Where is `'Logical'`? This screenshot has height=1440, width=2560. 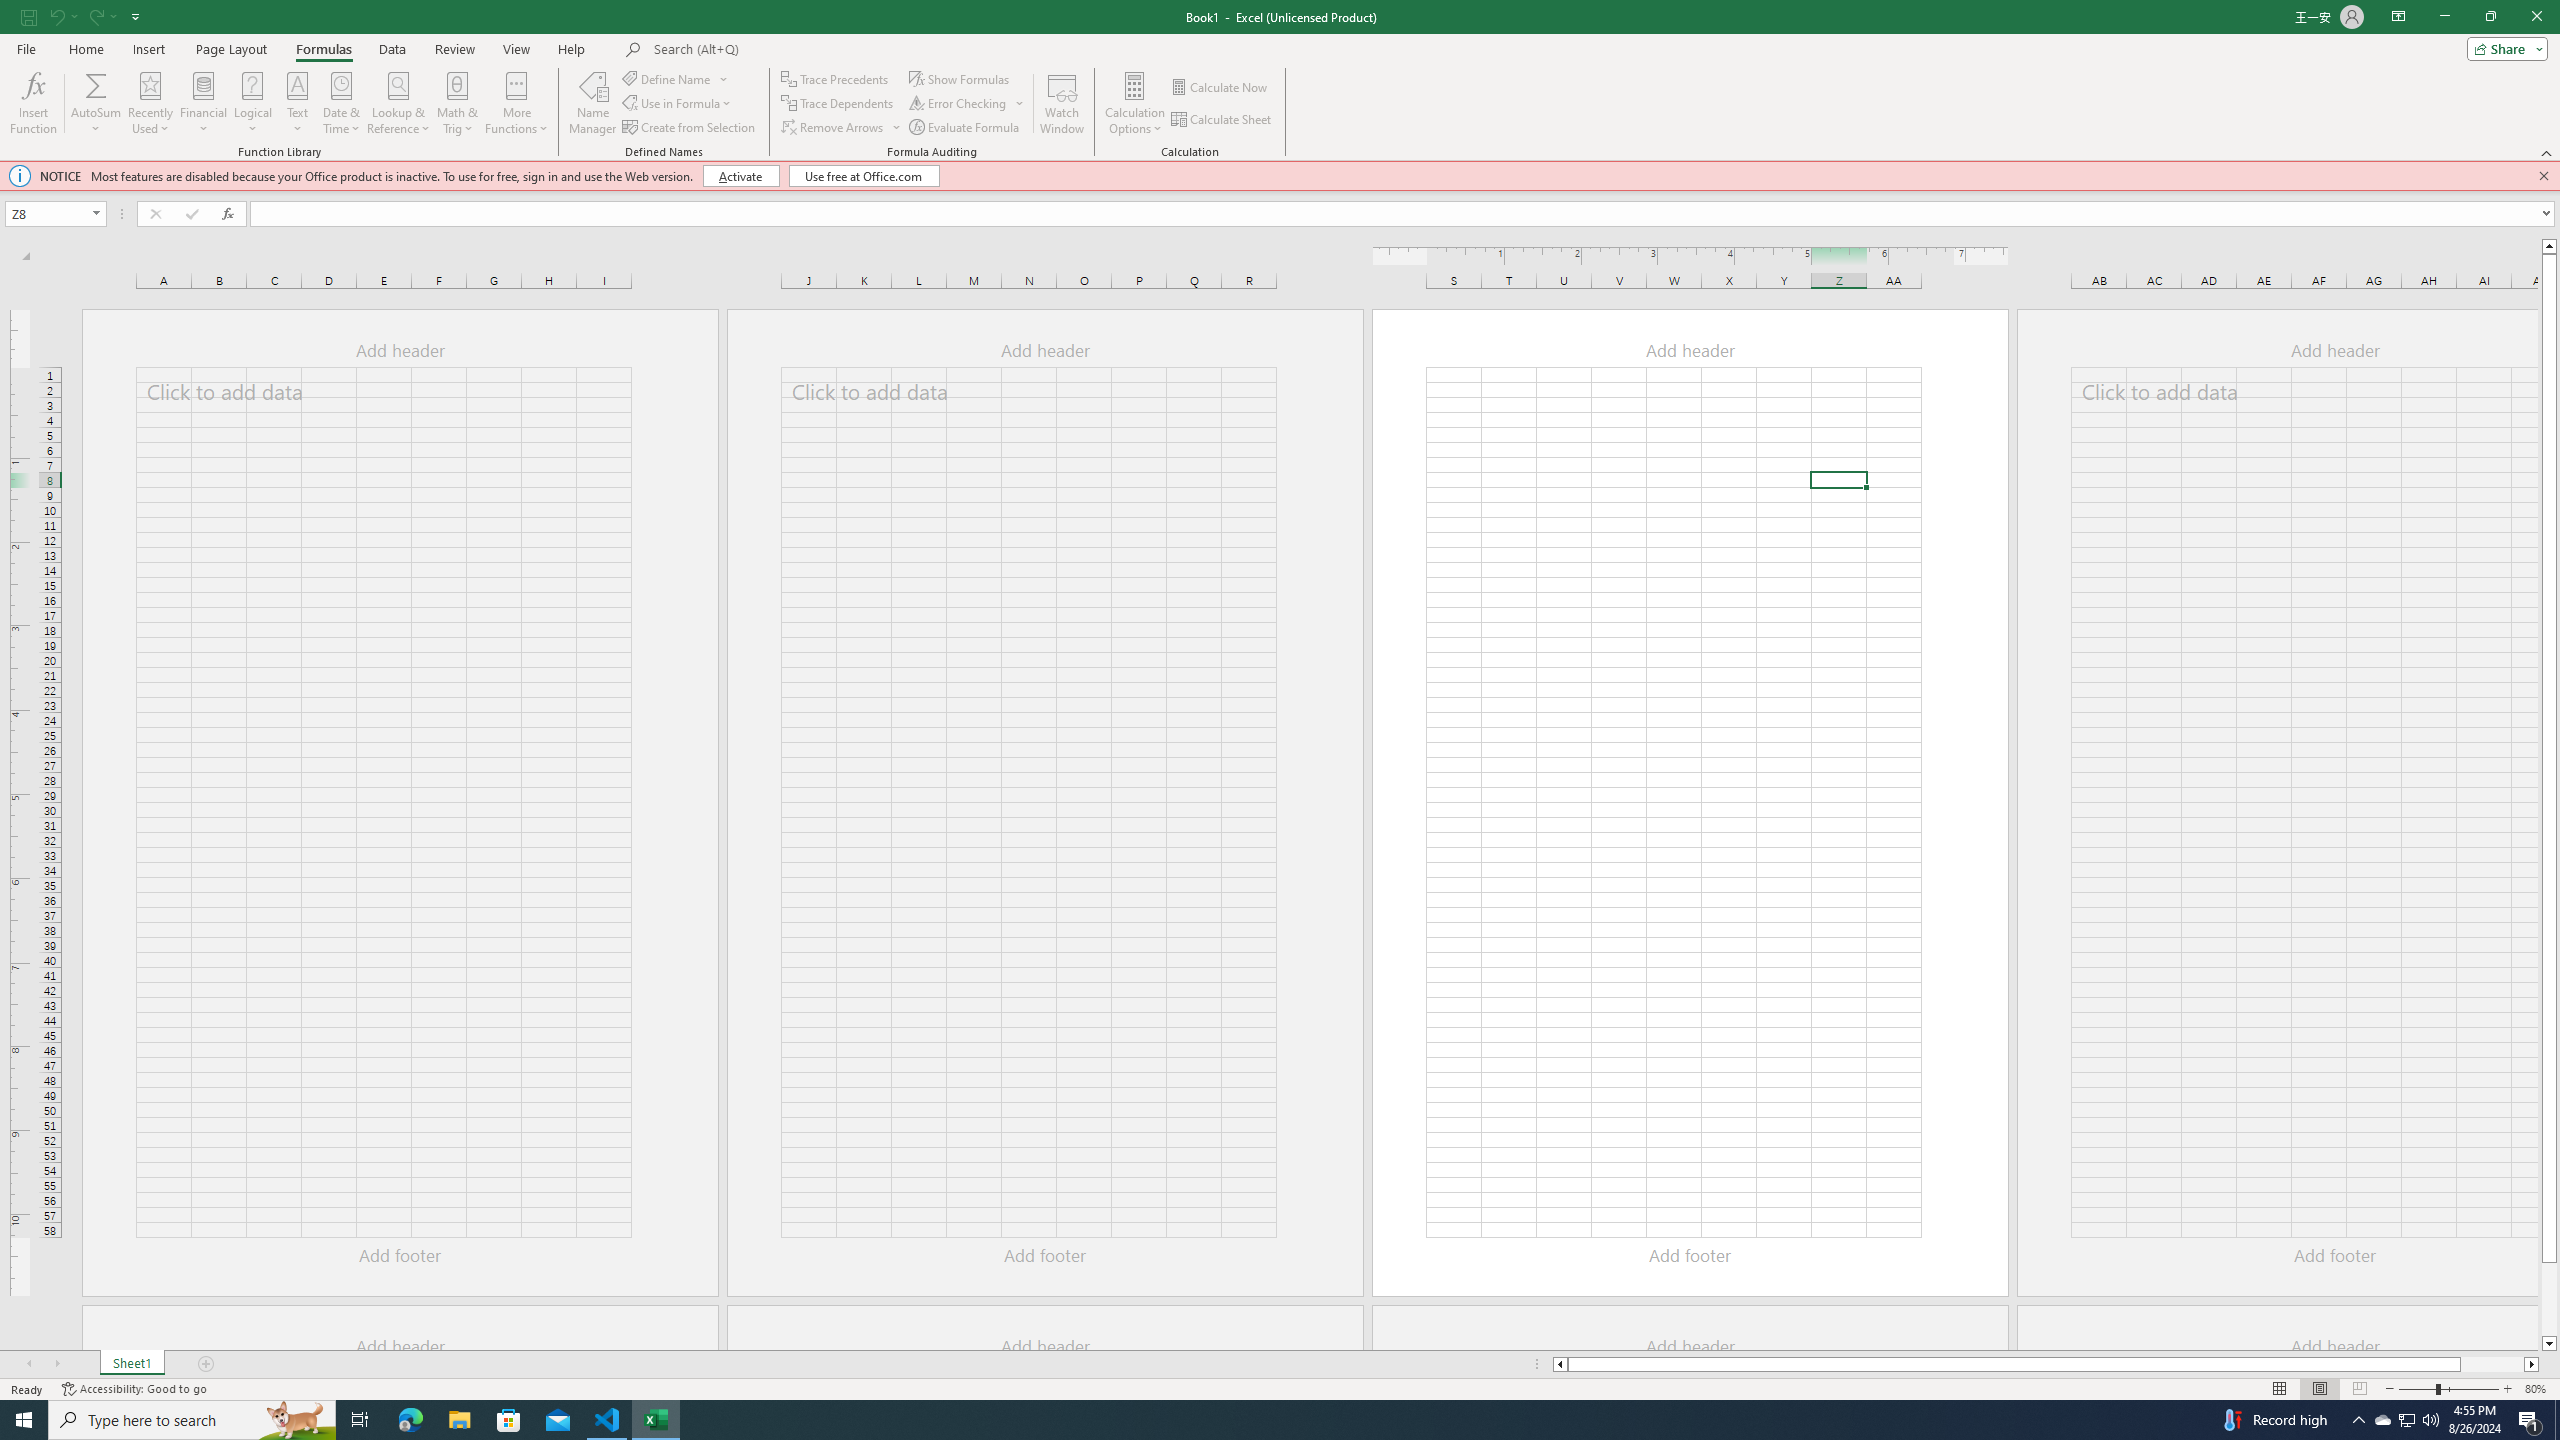 'Logical' is located at coordinates (252, 103).